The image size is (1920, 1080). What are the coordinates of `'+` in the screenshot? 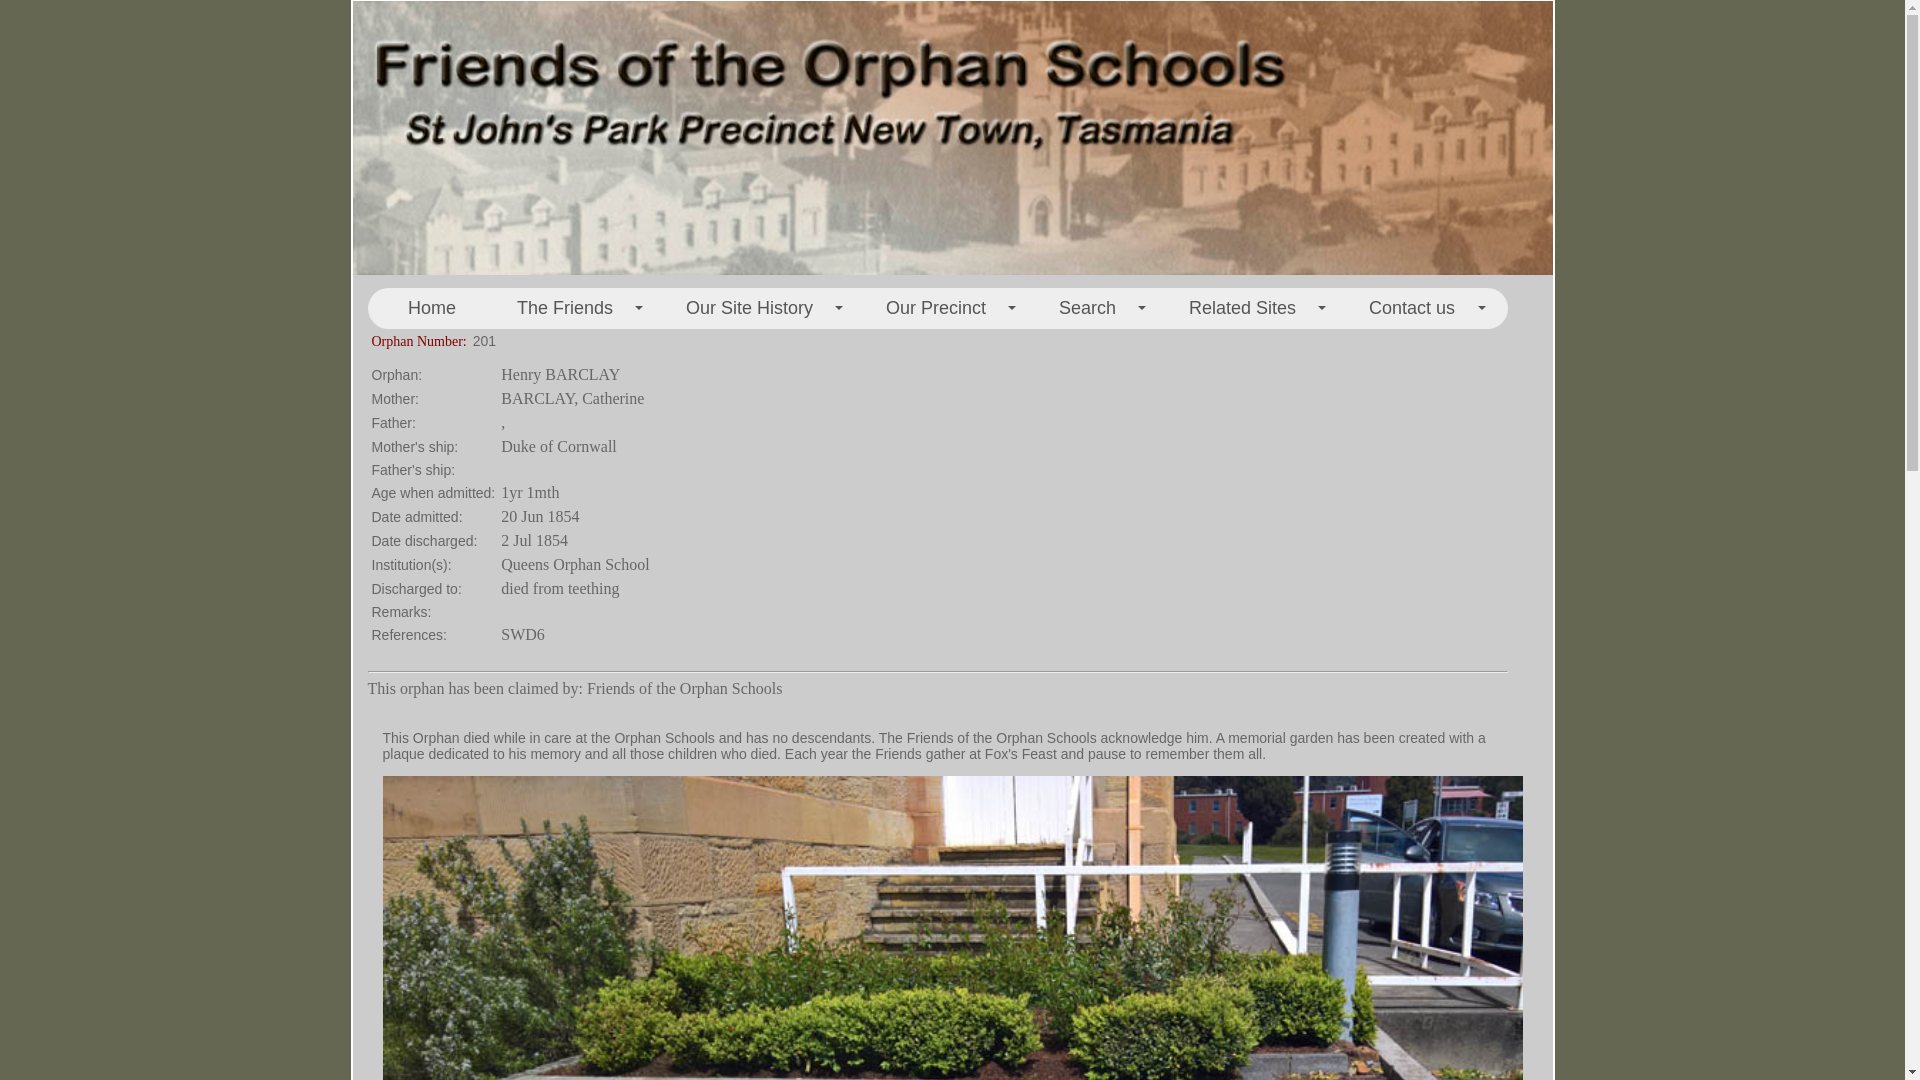 It's located at (940, 308).